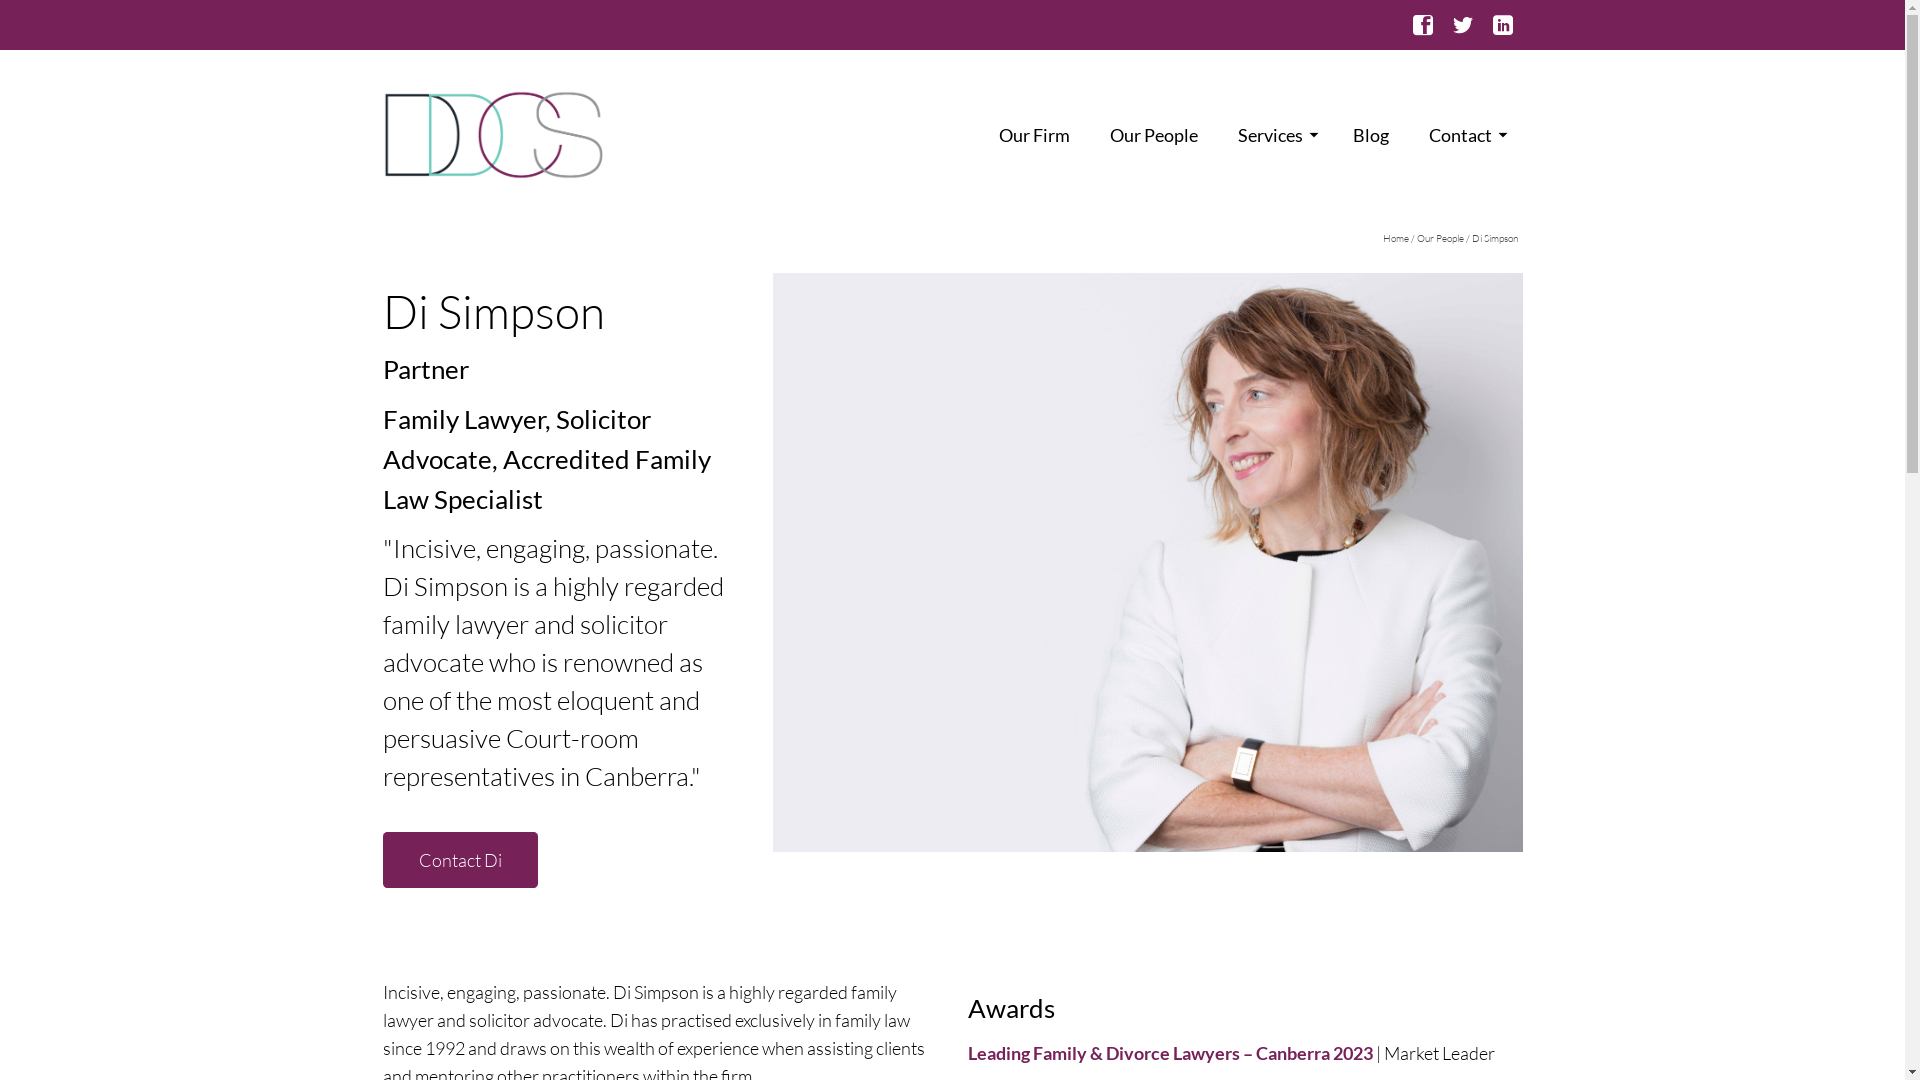  Describe the element at coordinates (1274, 135) in the screenshot. I see `'Services'` at that location.